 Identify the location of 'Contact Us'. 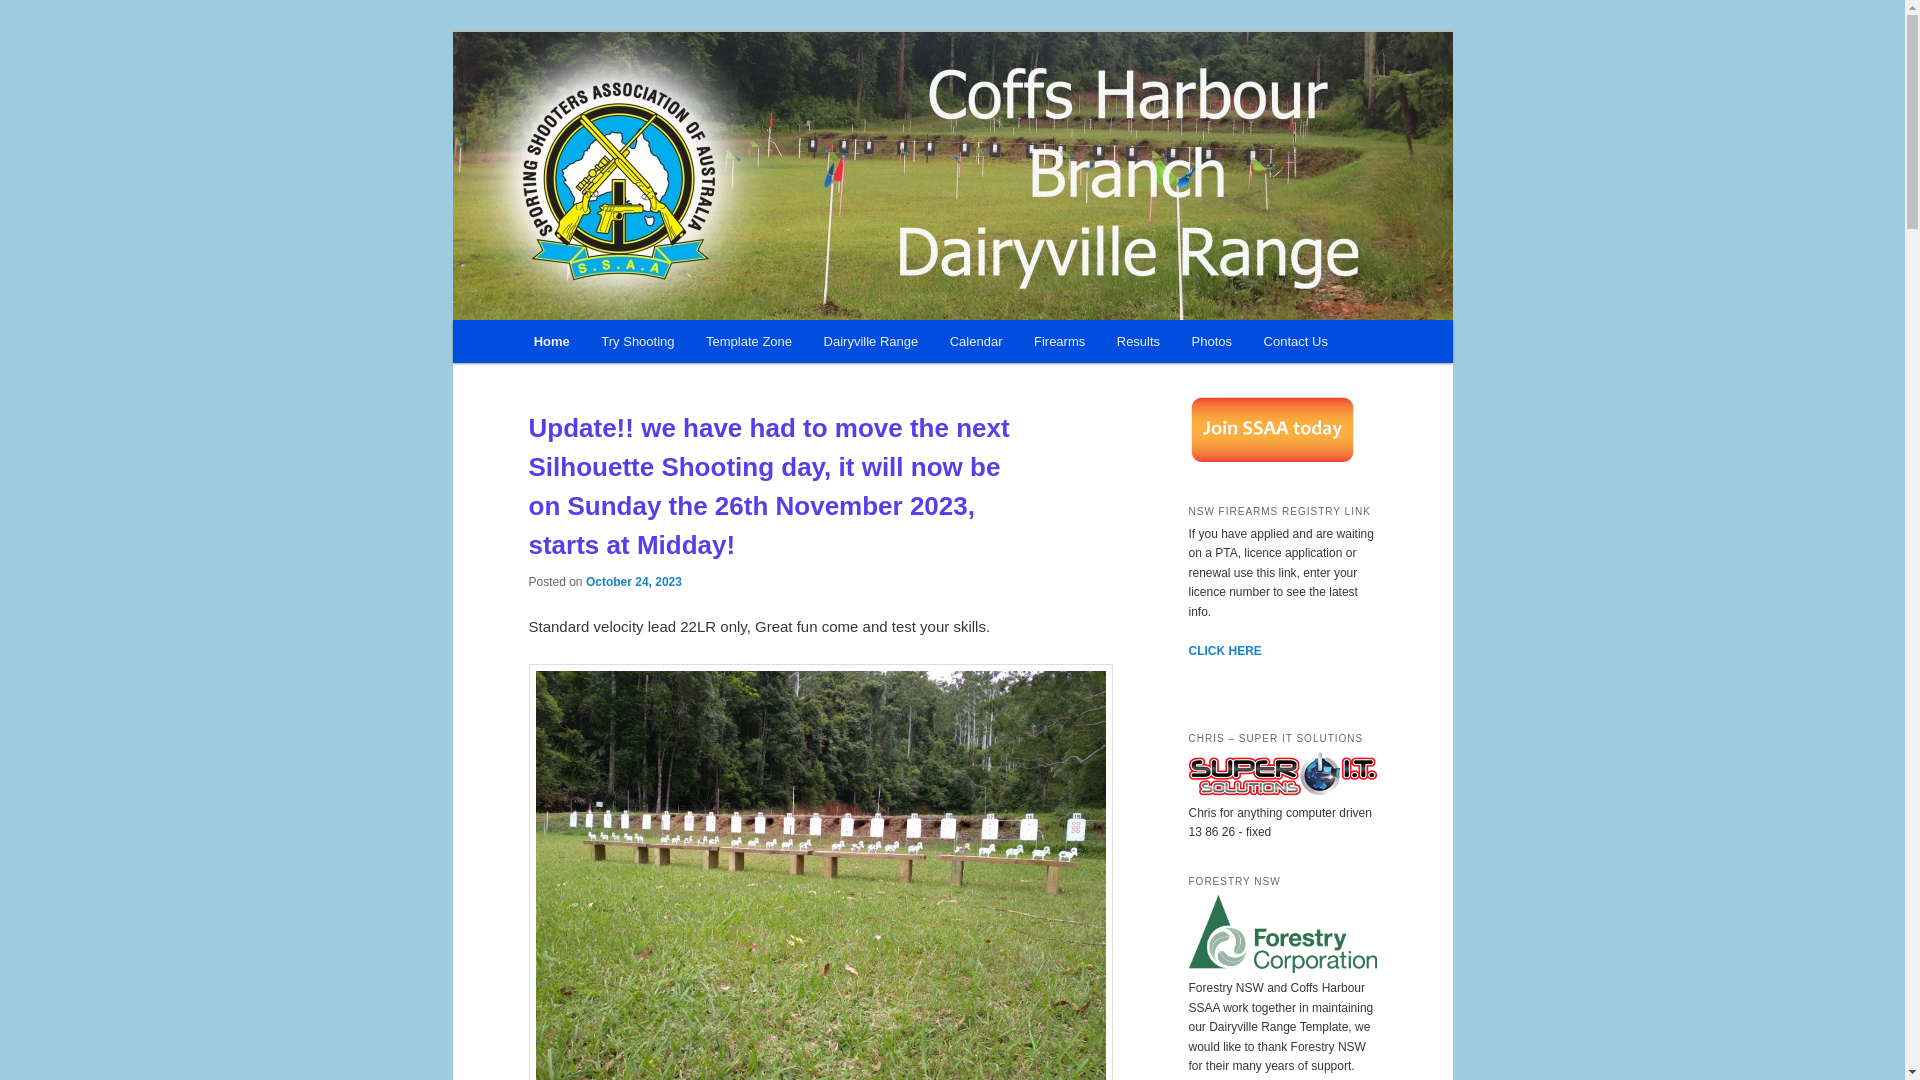
(1296, 340).